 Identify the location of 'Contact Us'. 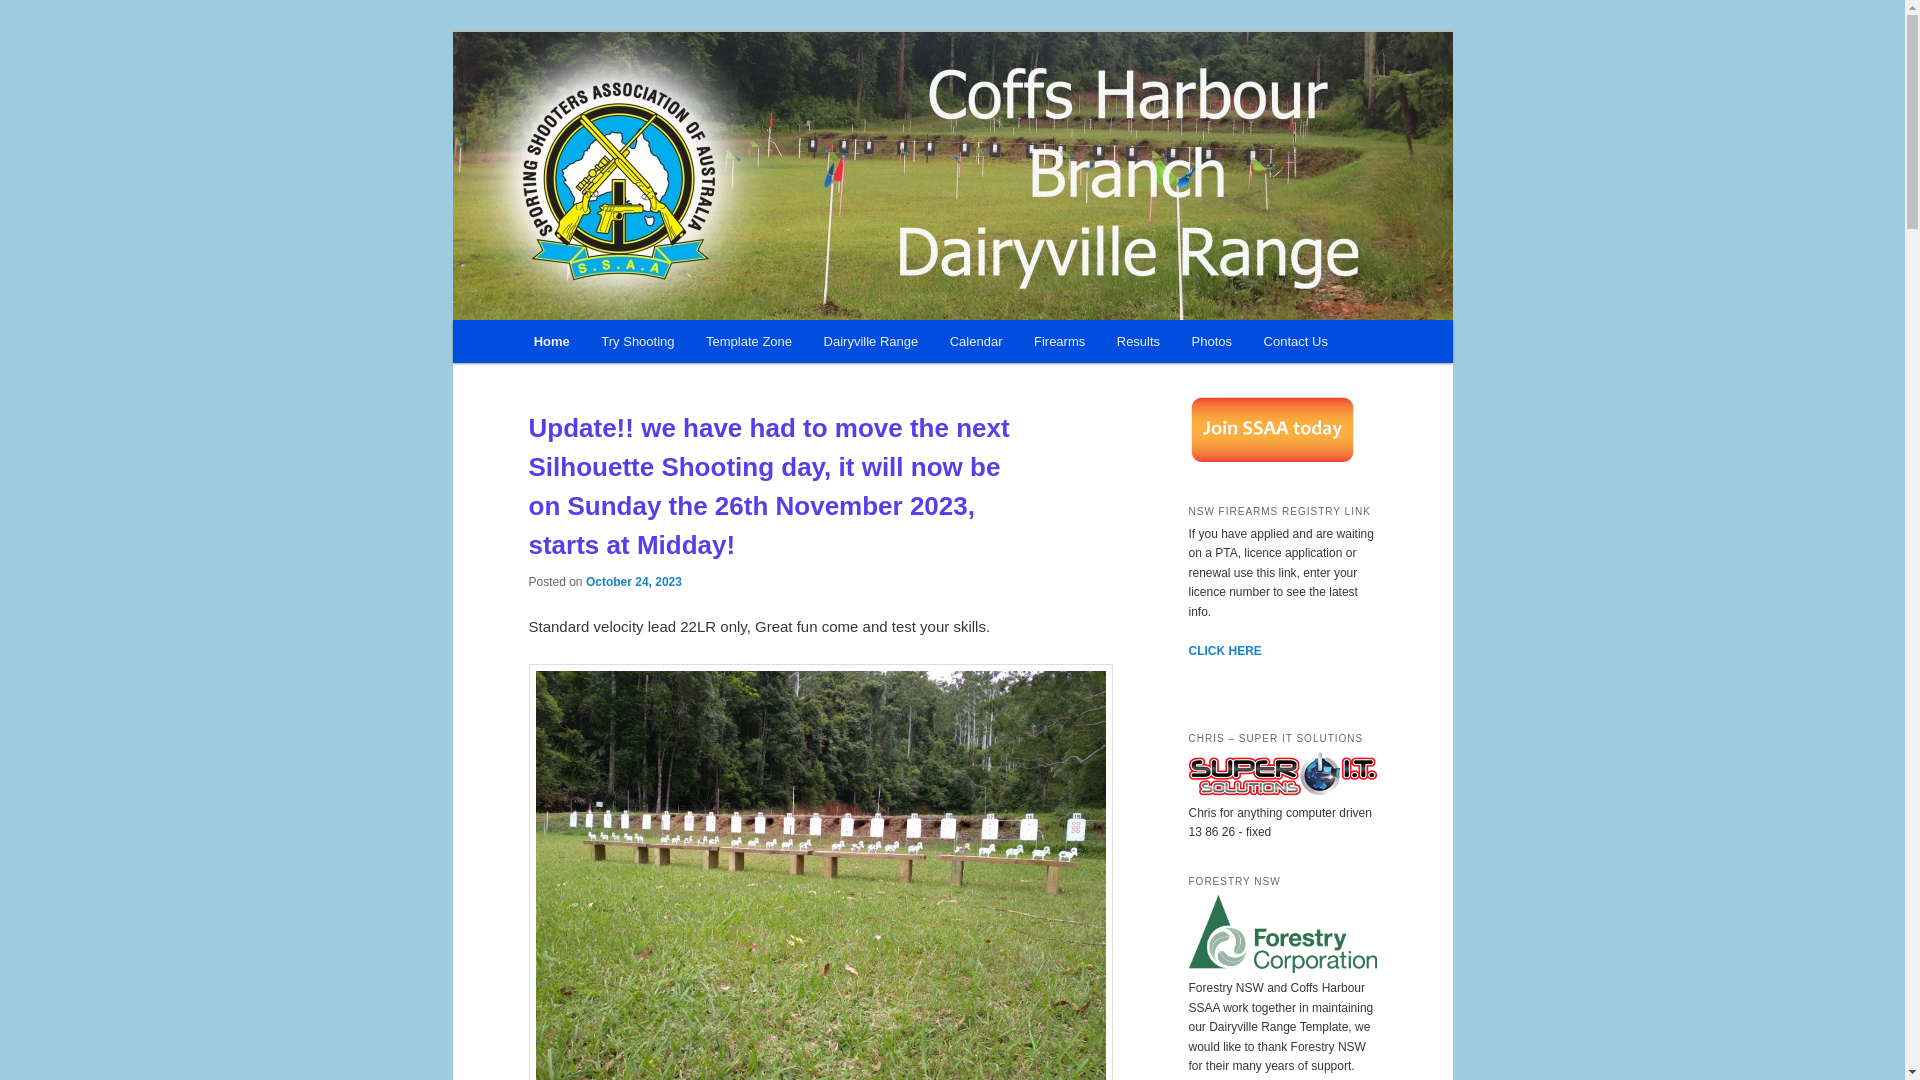
(1296, 340).